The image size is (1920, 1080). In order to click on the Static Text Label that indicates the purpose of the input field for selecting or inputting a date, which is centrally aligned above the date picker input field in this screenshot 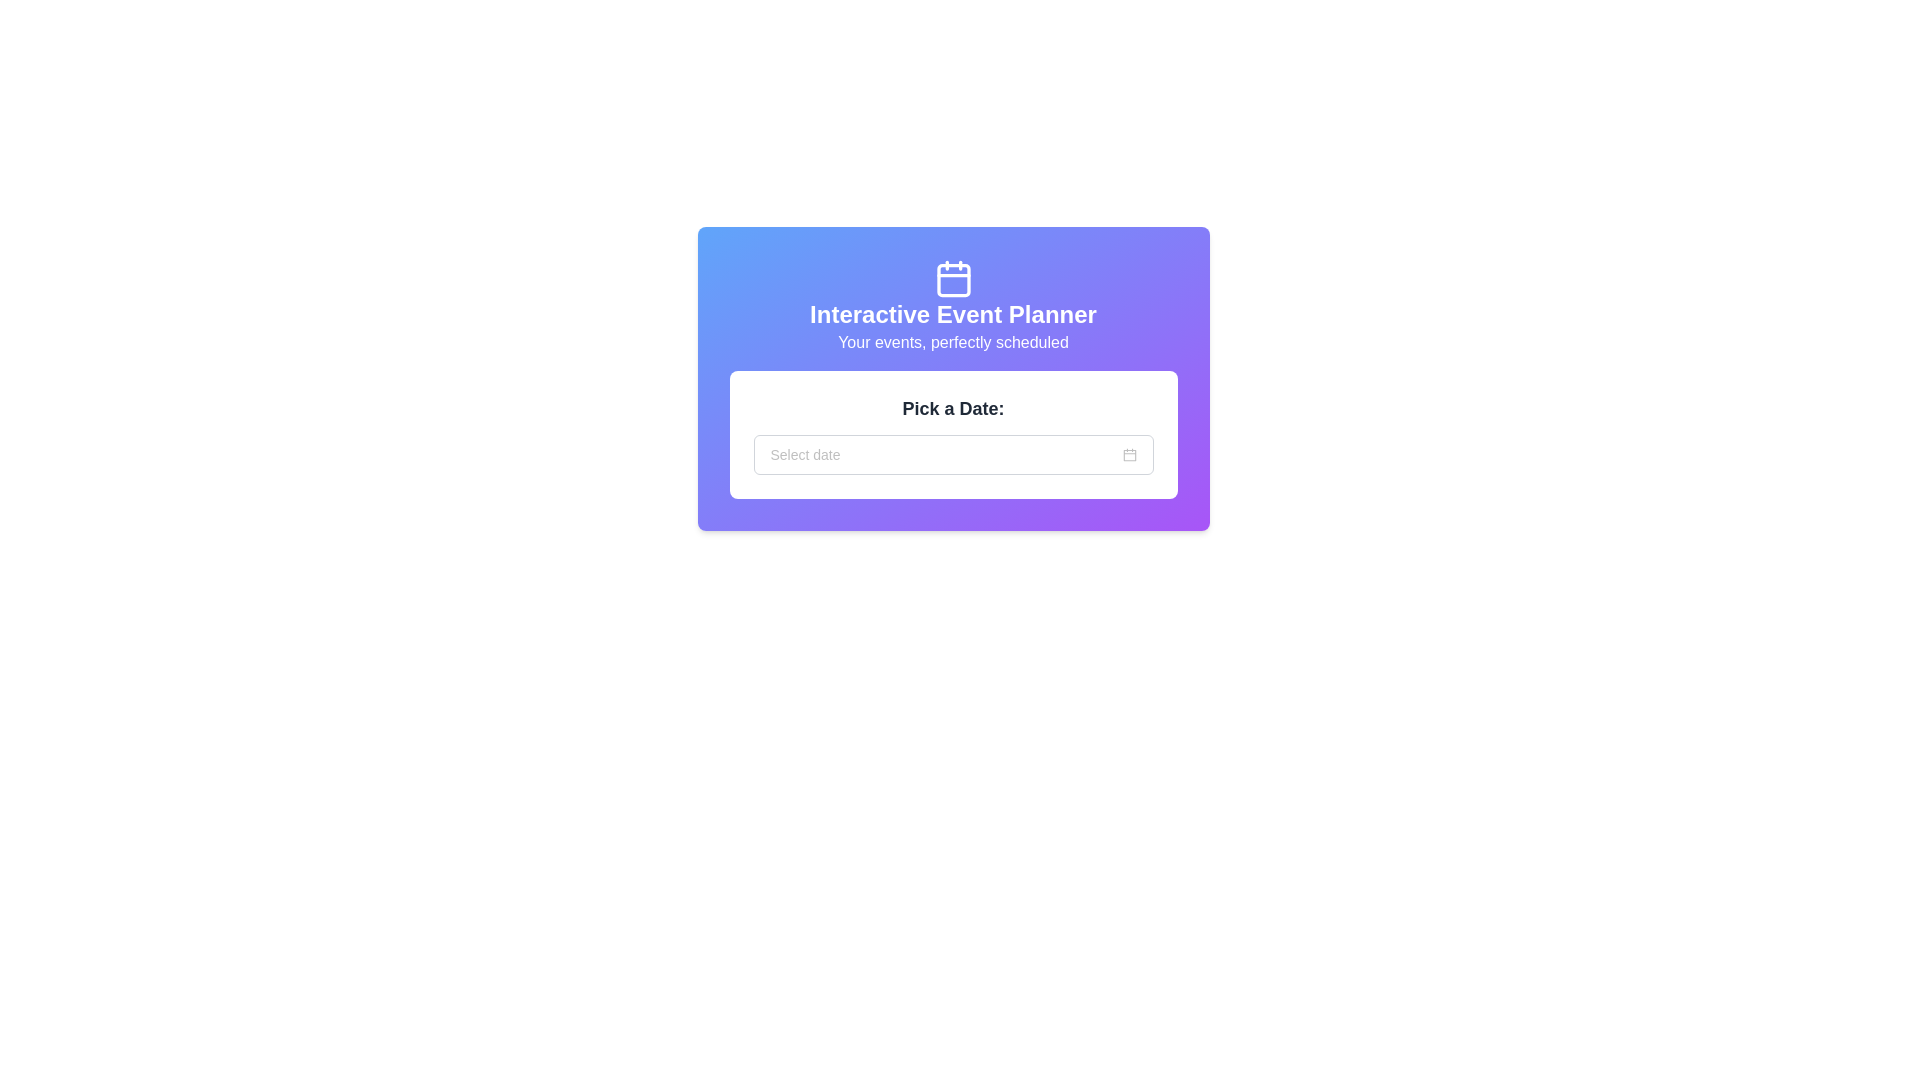, I will do `click(952, 407)`.